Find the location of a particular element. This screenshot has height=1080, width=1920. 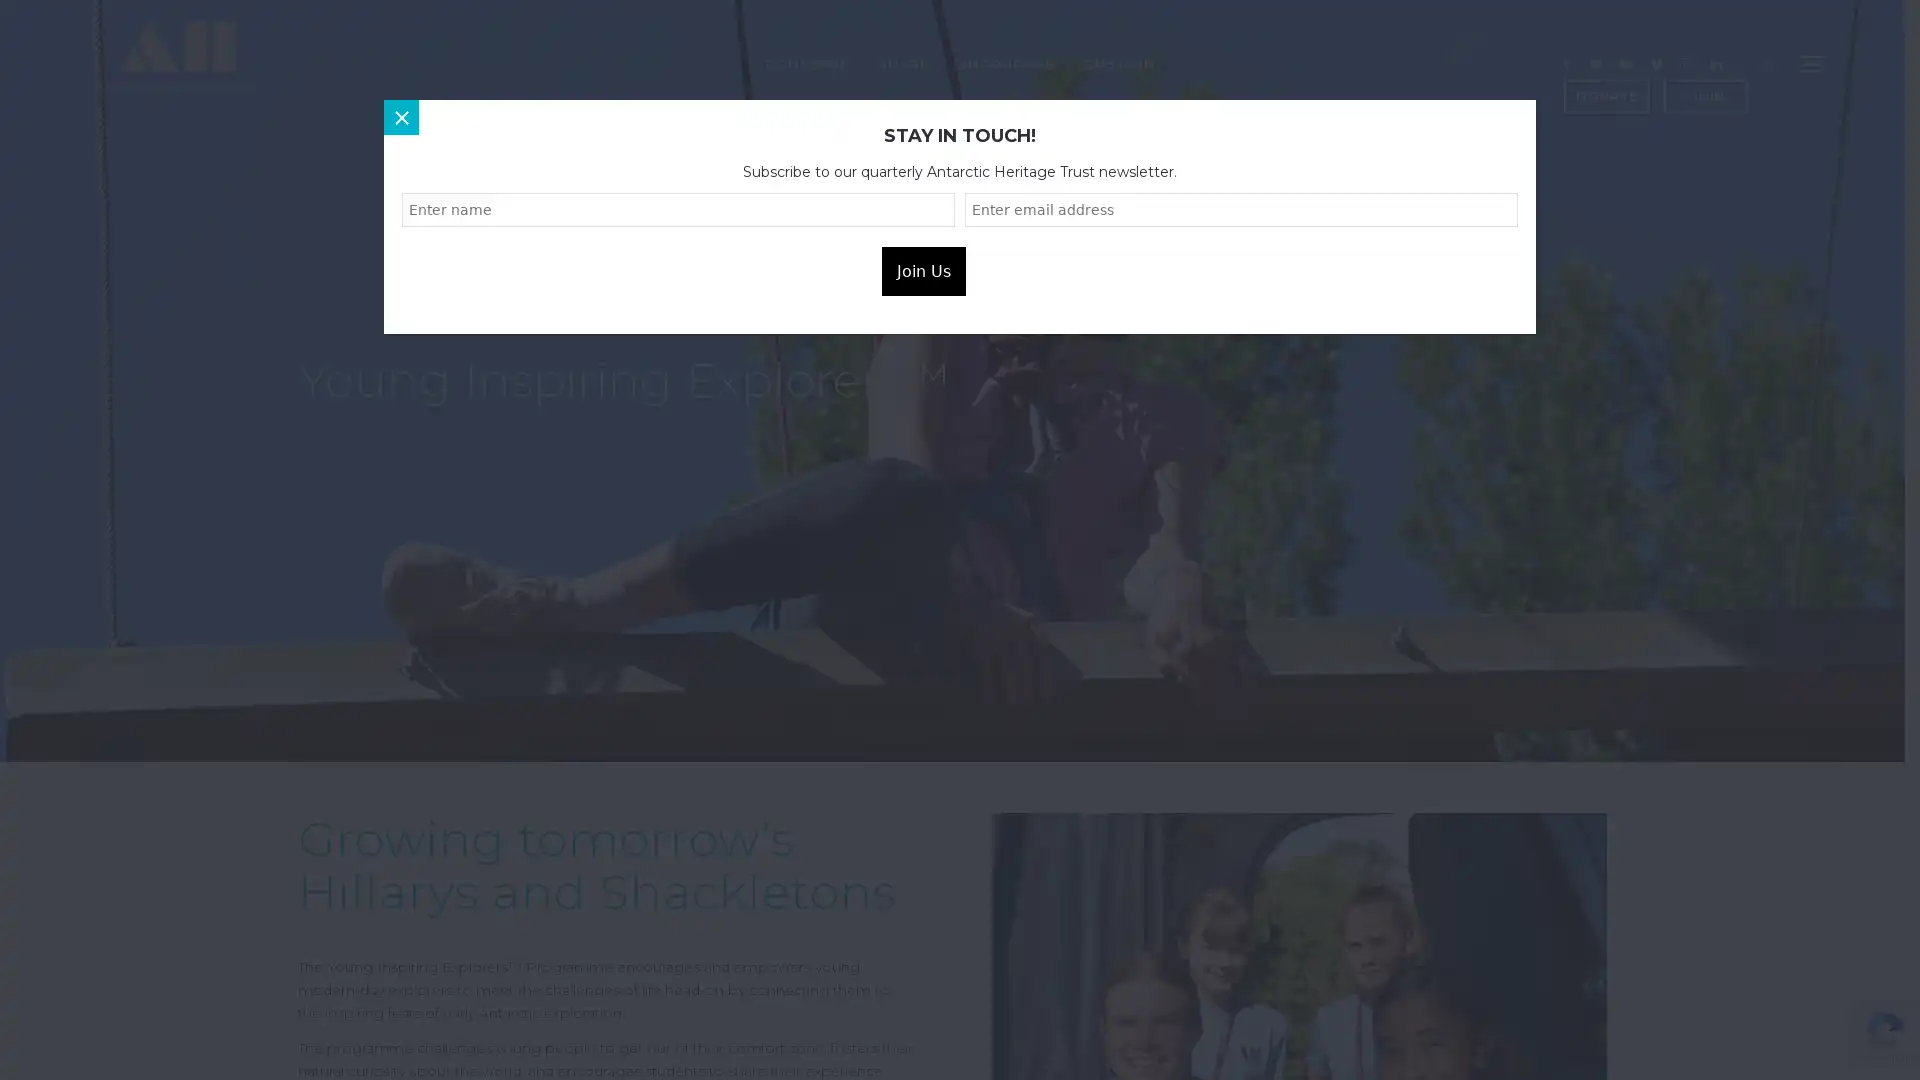

Join Us is located at coordinates (923, 270).